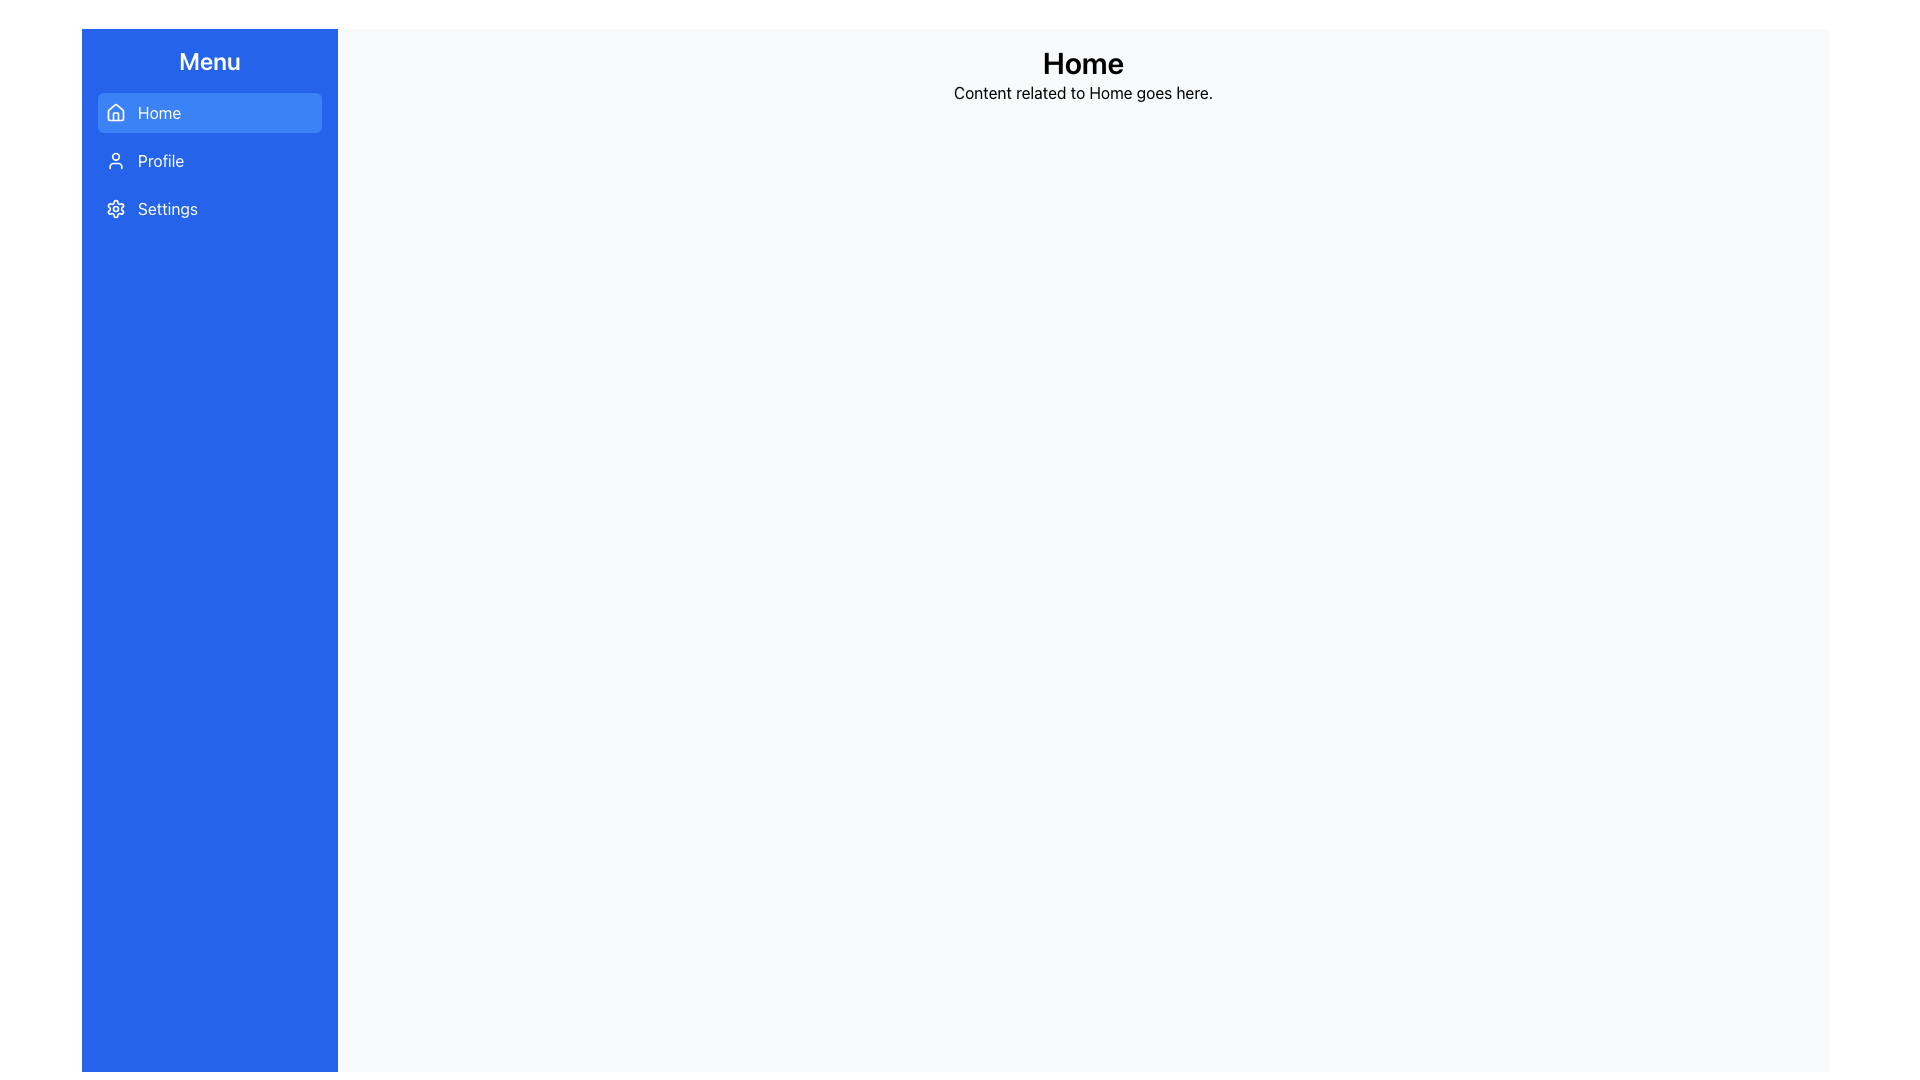  What do you see at coordinates (210, 160) in the screenshot?
I see `the 'Profile' button in the vertical menu component with a blue background` at bounding box center [210, 160].